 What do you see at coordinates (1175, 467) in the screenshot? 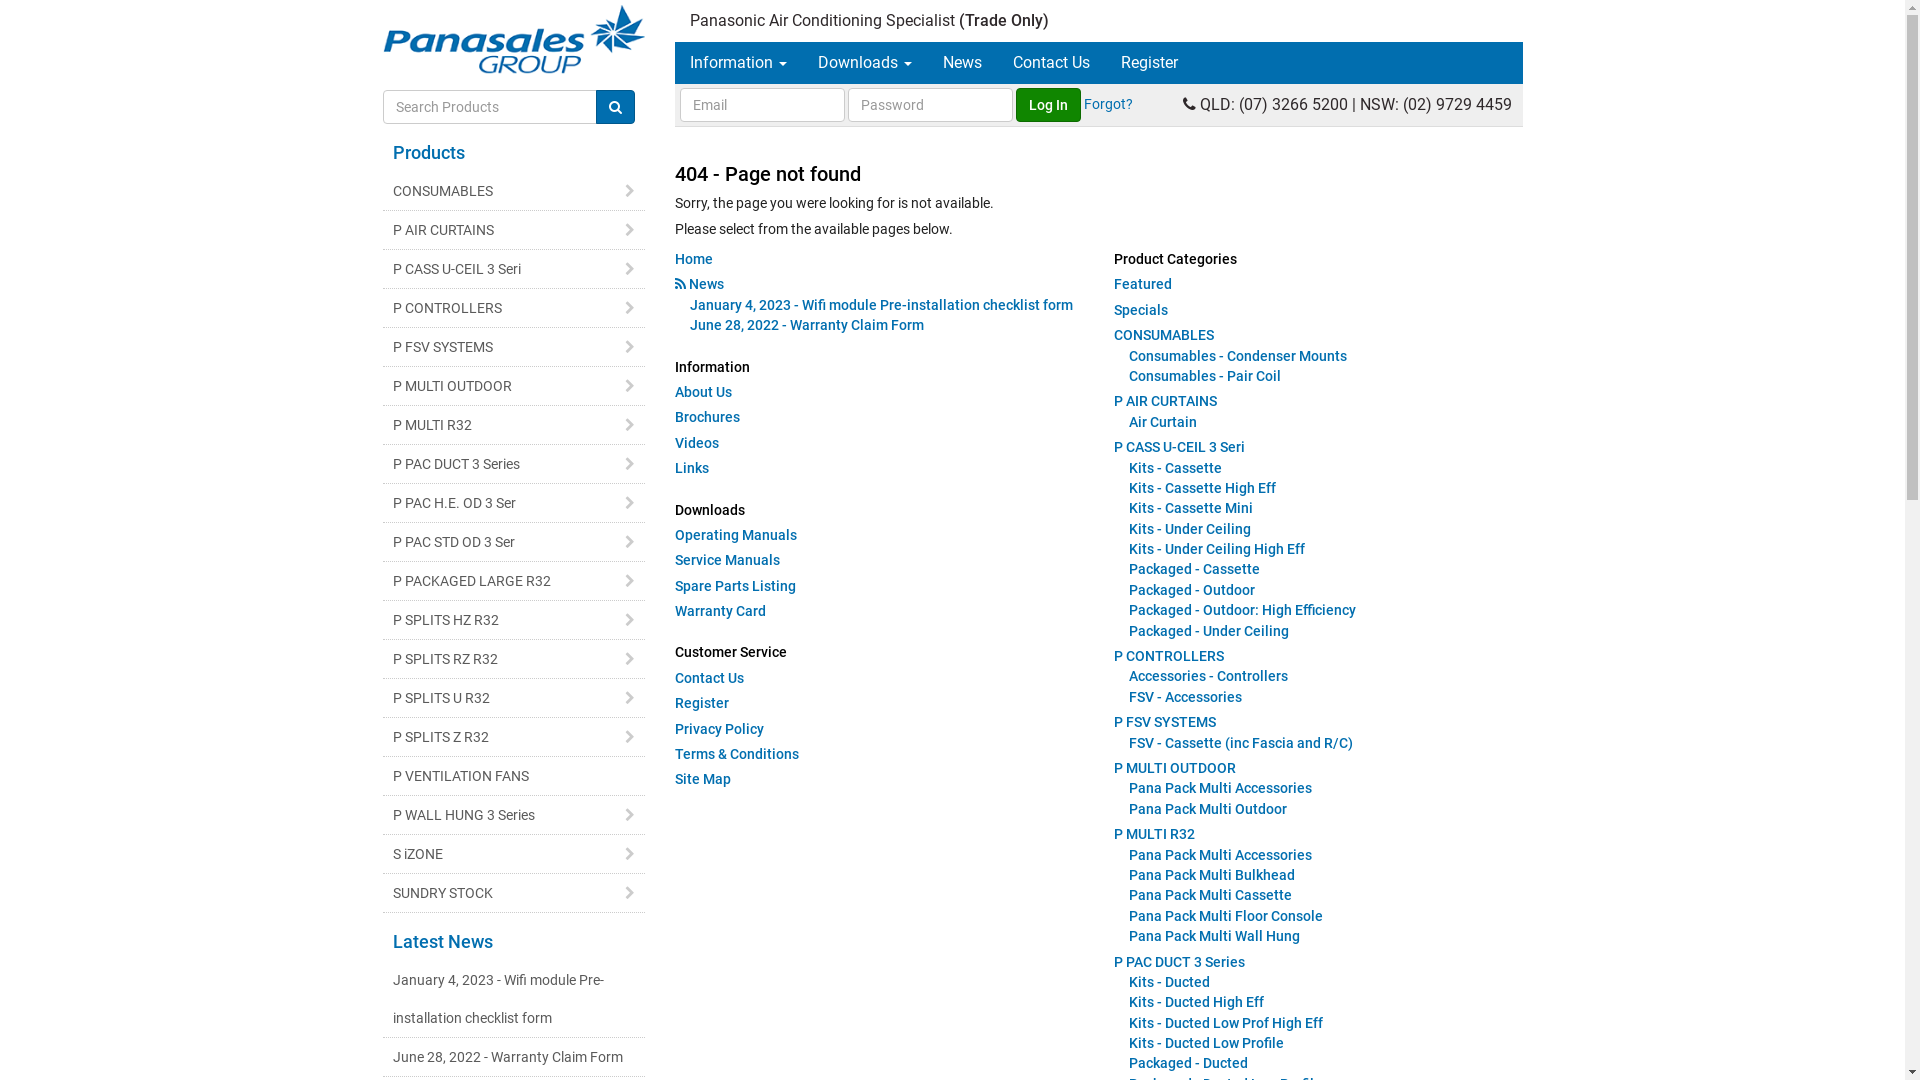
I see `'Kits - Cassette'` at bounding box center [1175, 467].